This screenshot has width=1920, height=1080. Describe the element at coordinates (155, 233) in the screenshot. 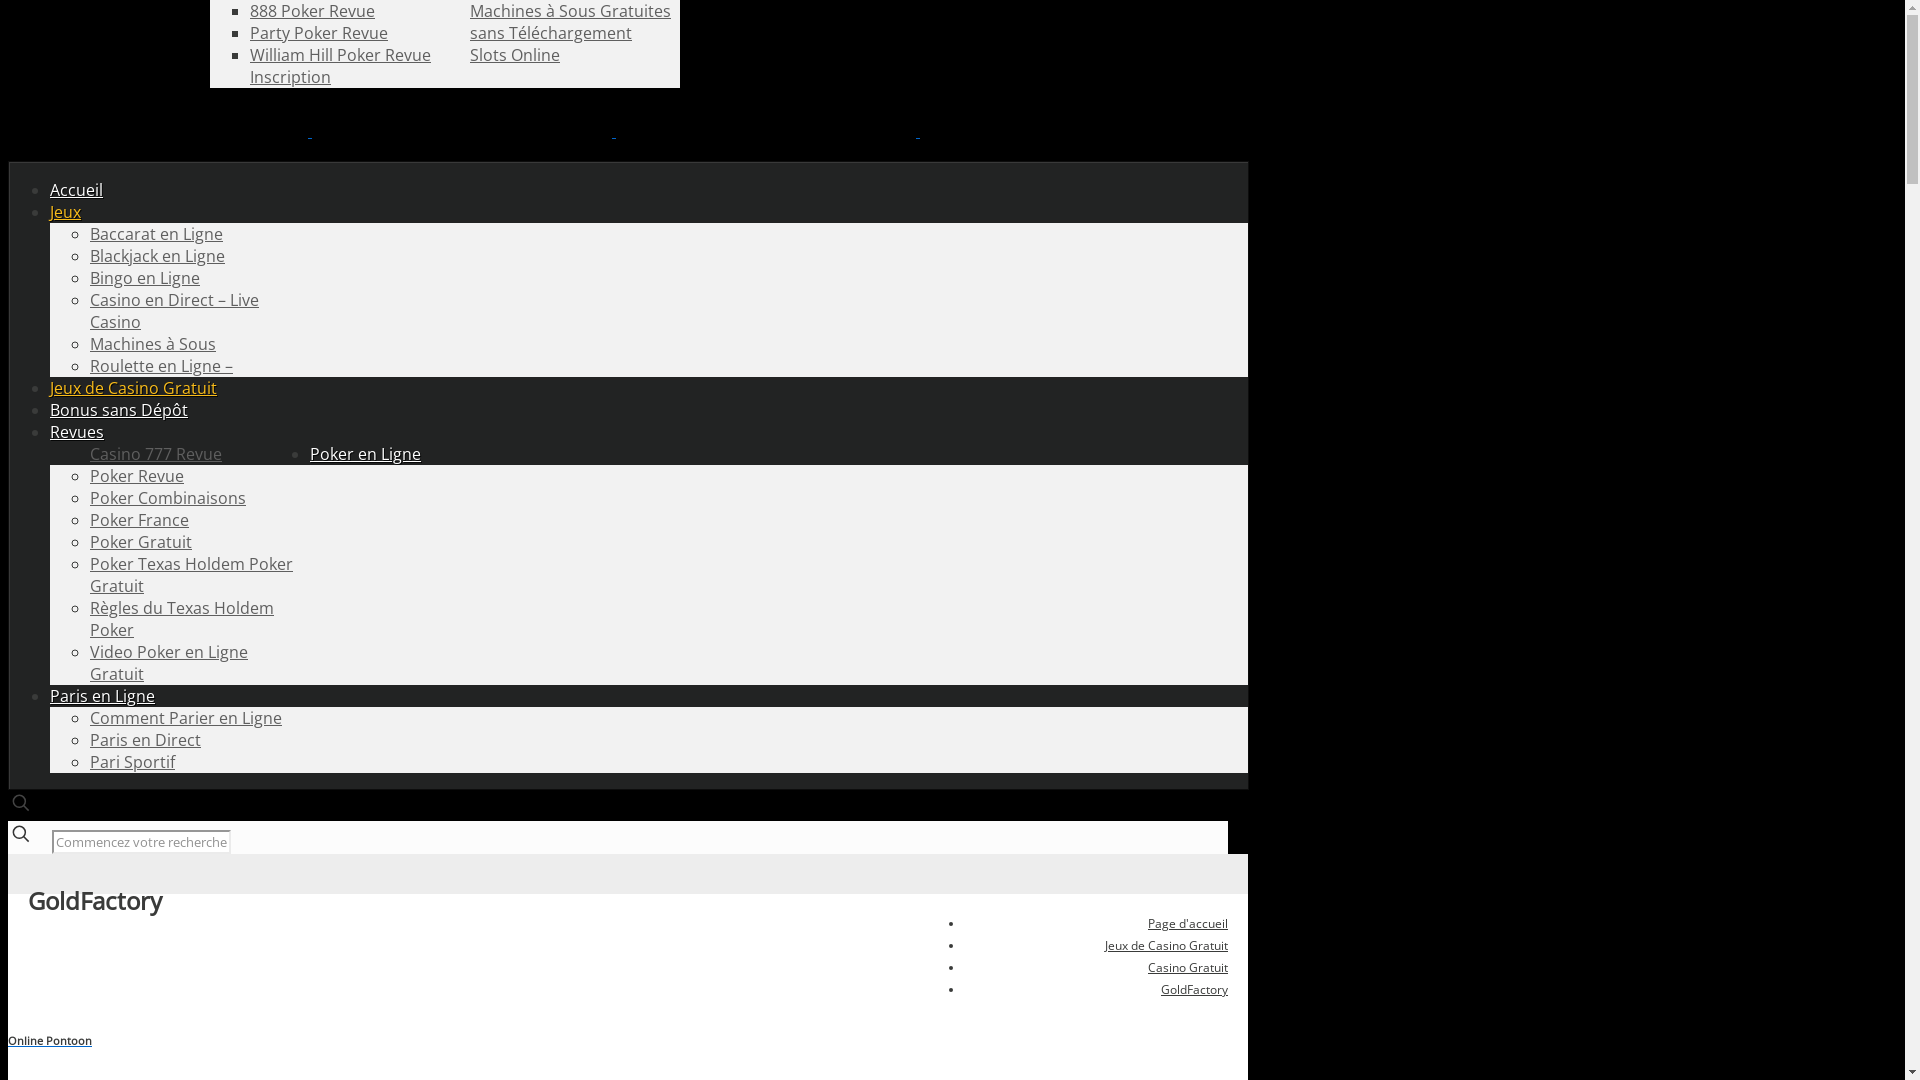

I see `'Baccarat en Ligne'` at that location.